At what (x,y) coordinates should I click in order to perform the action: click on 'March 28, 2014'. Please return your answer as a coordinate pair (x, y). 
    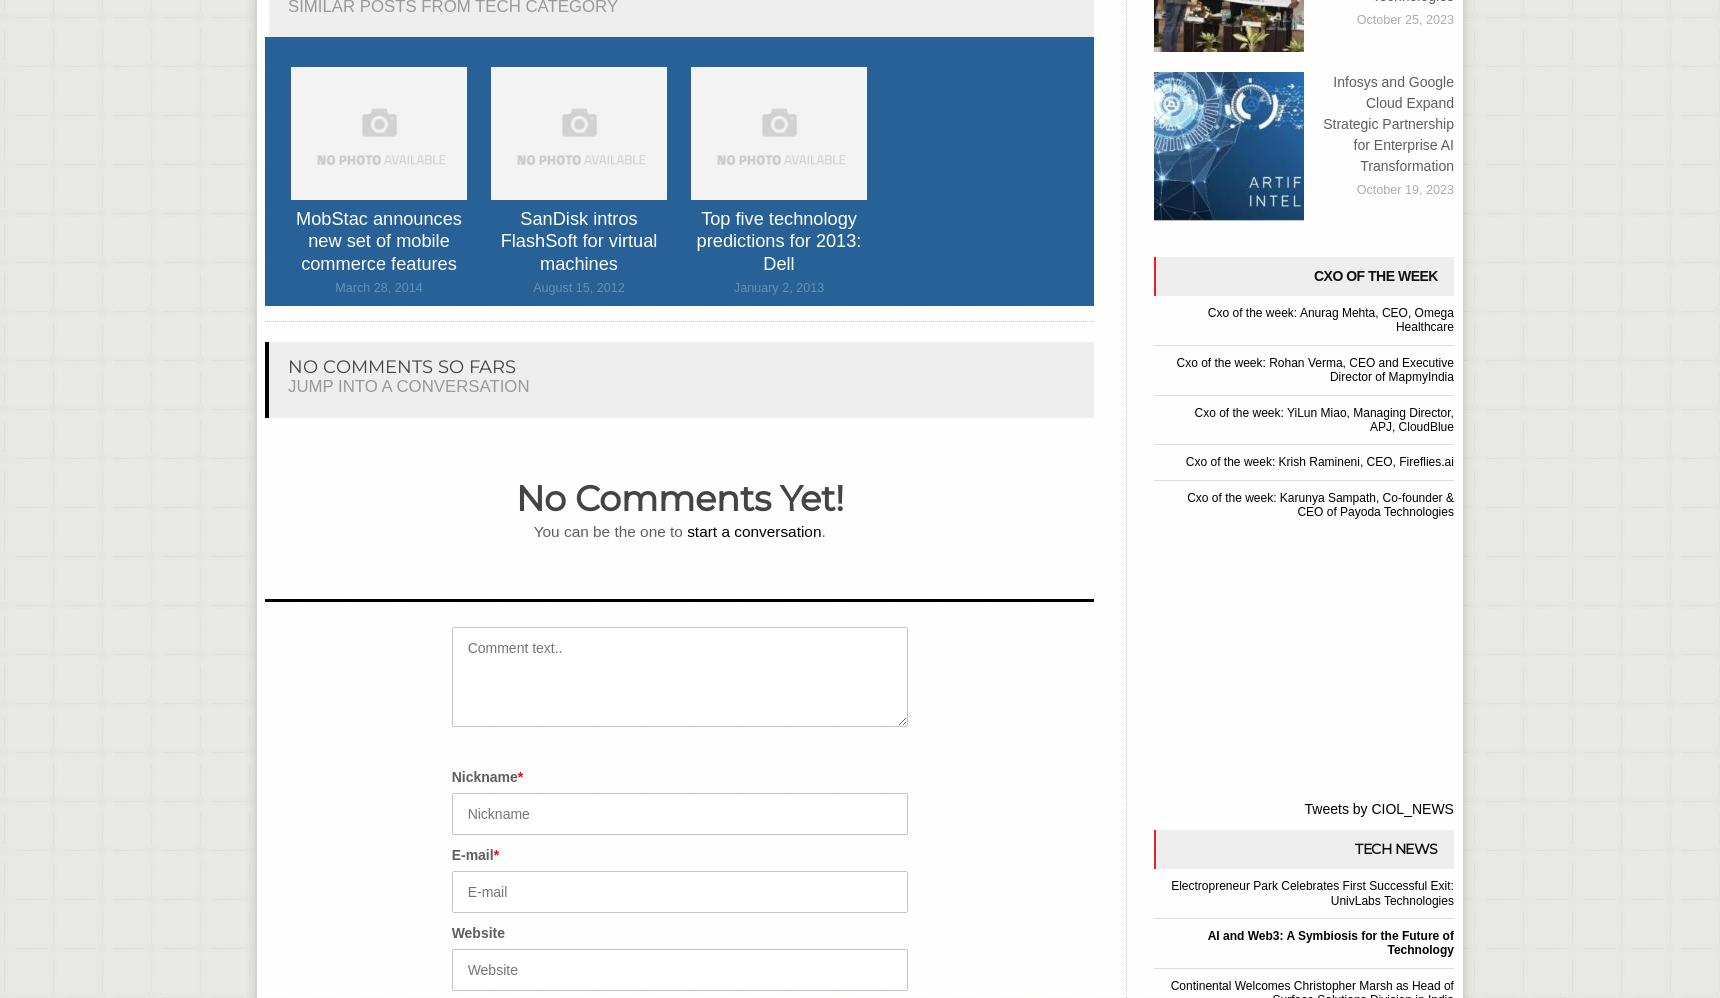
    Looking at the image, I should click on (378, 287).